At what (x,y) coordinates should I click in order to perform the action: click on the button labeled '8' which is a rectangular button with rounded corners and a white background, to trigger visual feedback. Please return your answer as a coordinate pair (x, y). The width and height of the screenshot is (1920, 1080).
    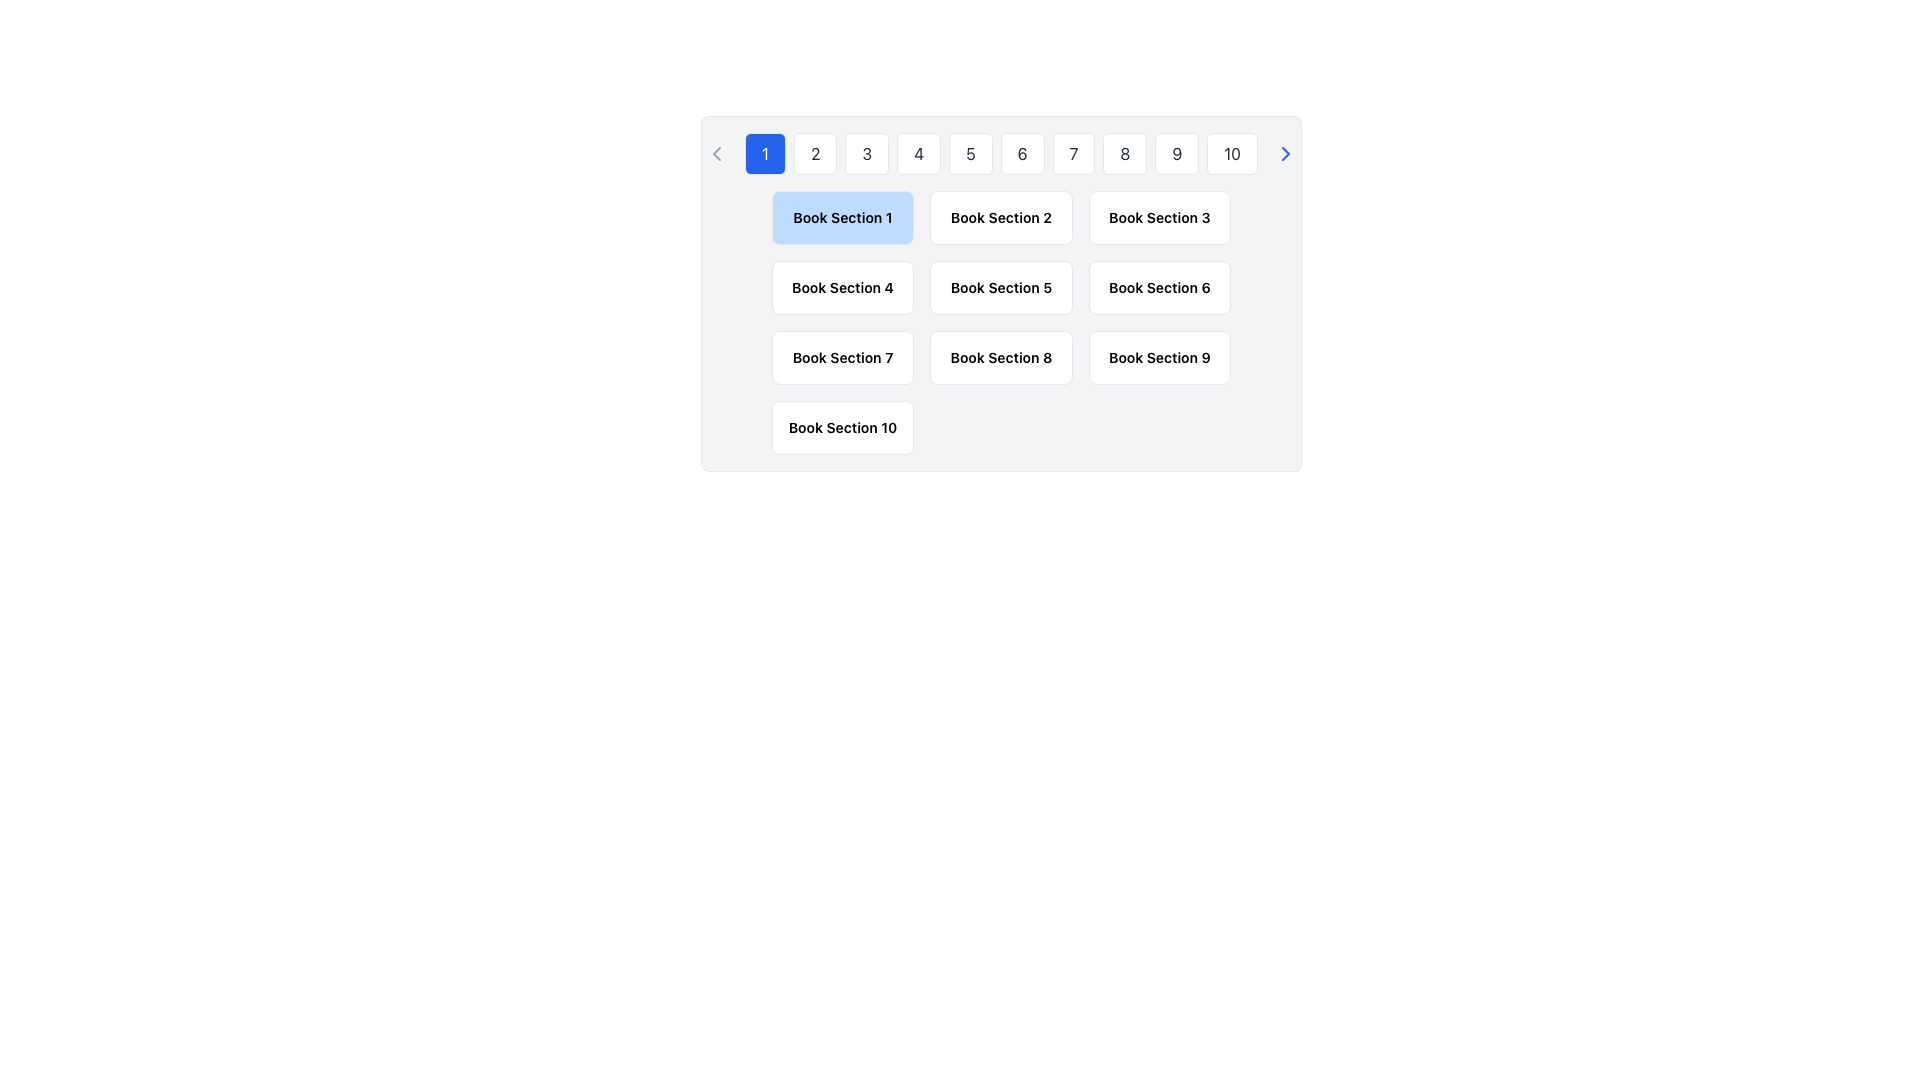
    Looking at the image, I should click on (1125, 153).